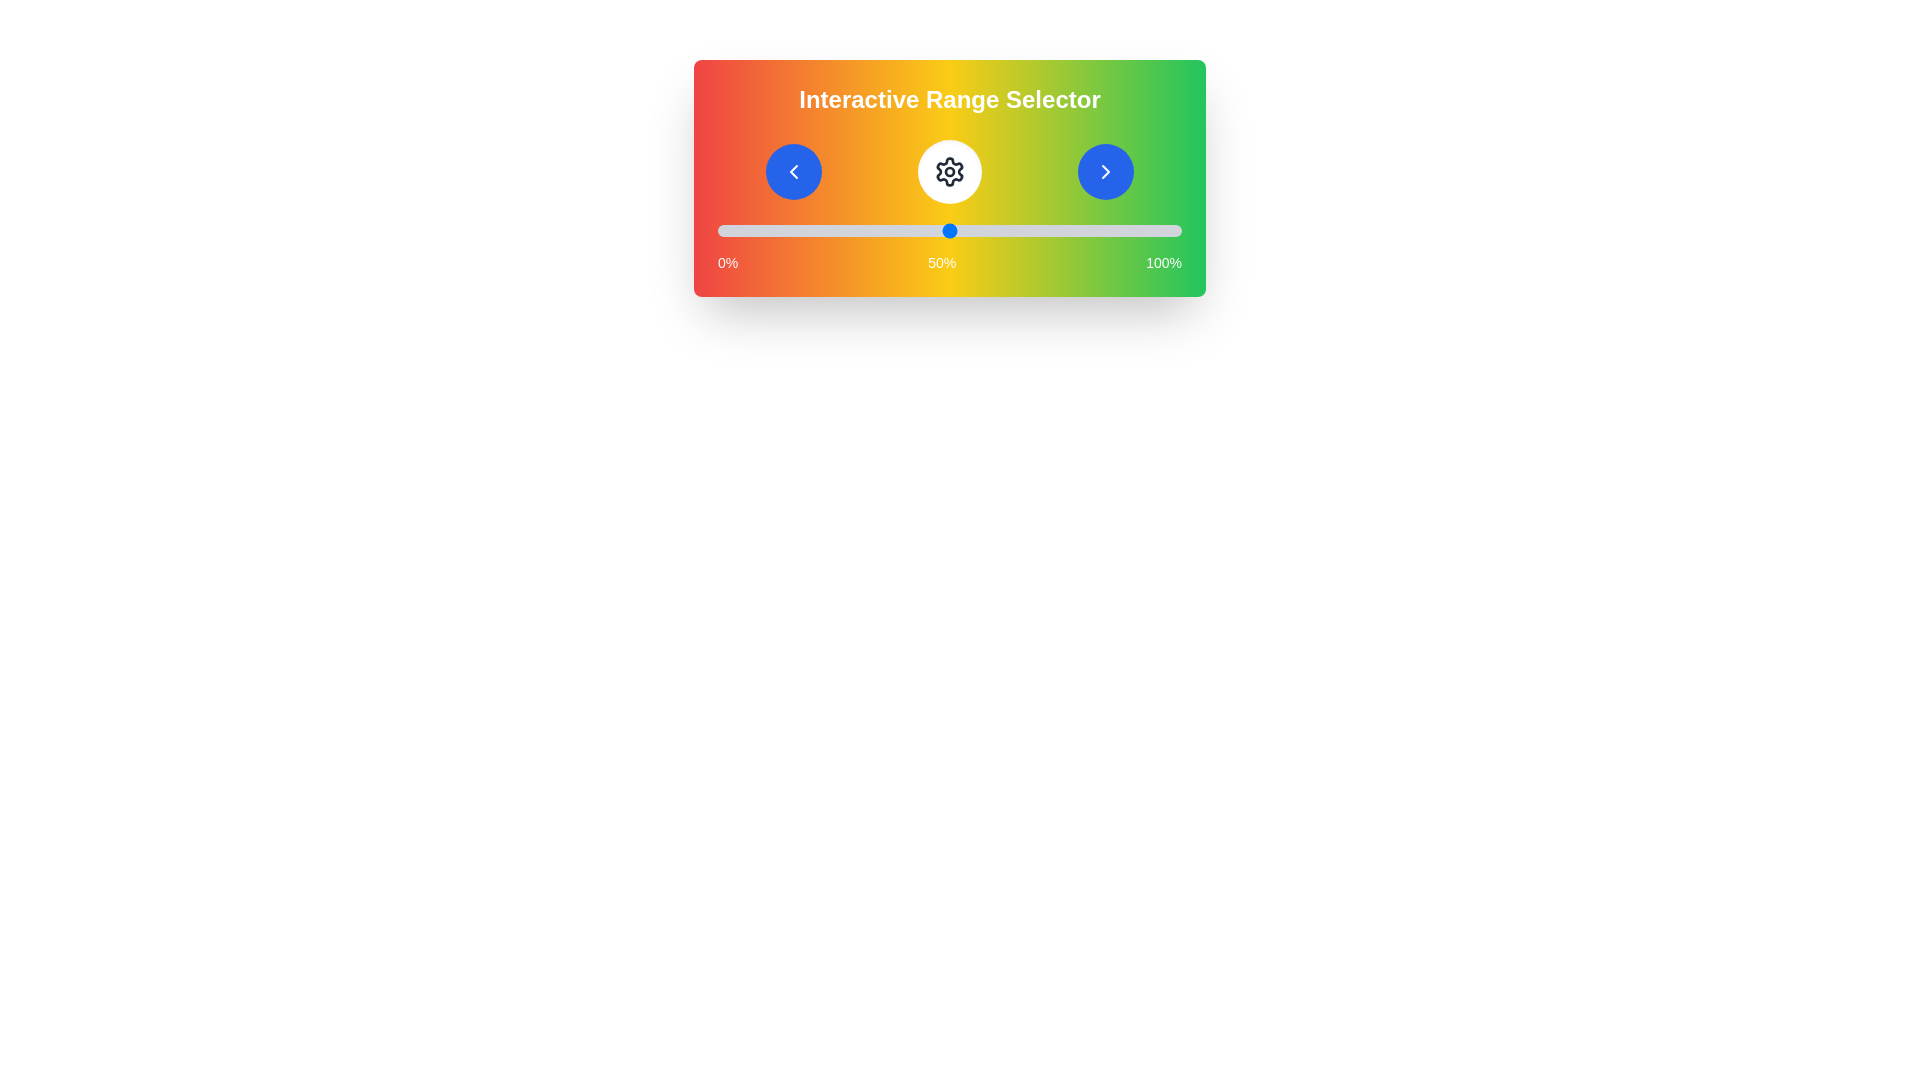 The width and height of the screenshot is (1920, 1080). Describe the element at coordinates (1001, 230) in the screenshot. I see `the slider to set the value to 61%` at that location.